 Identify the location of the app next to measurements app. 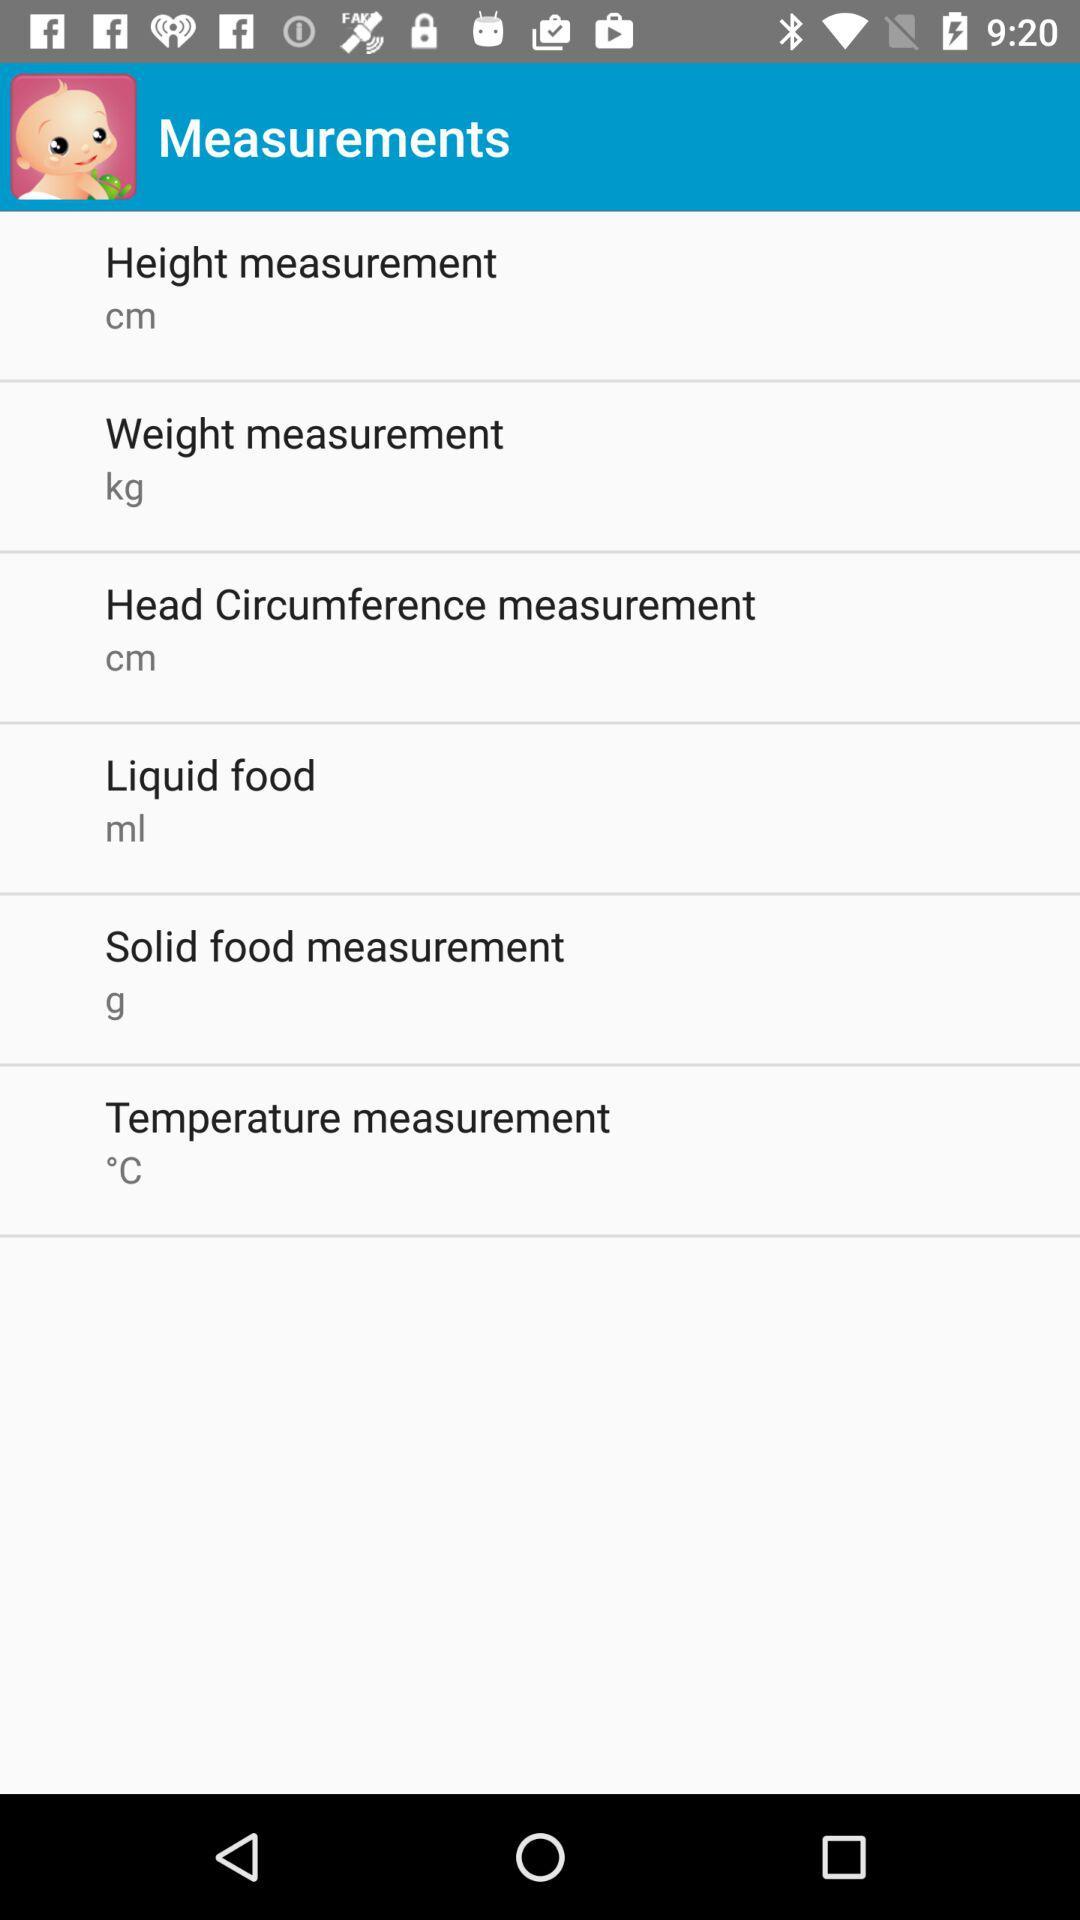
(72, 135).